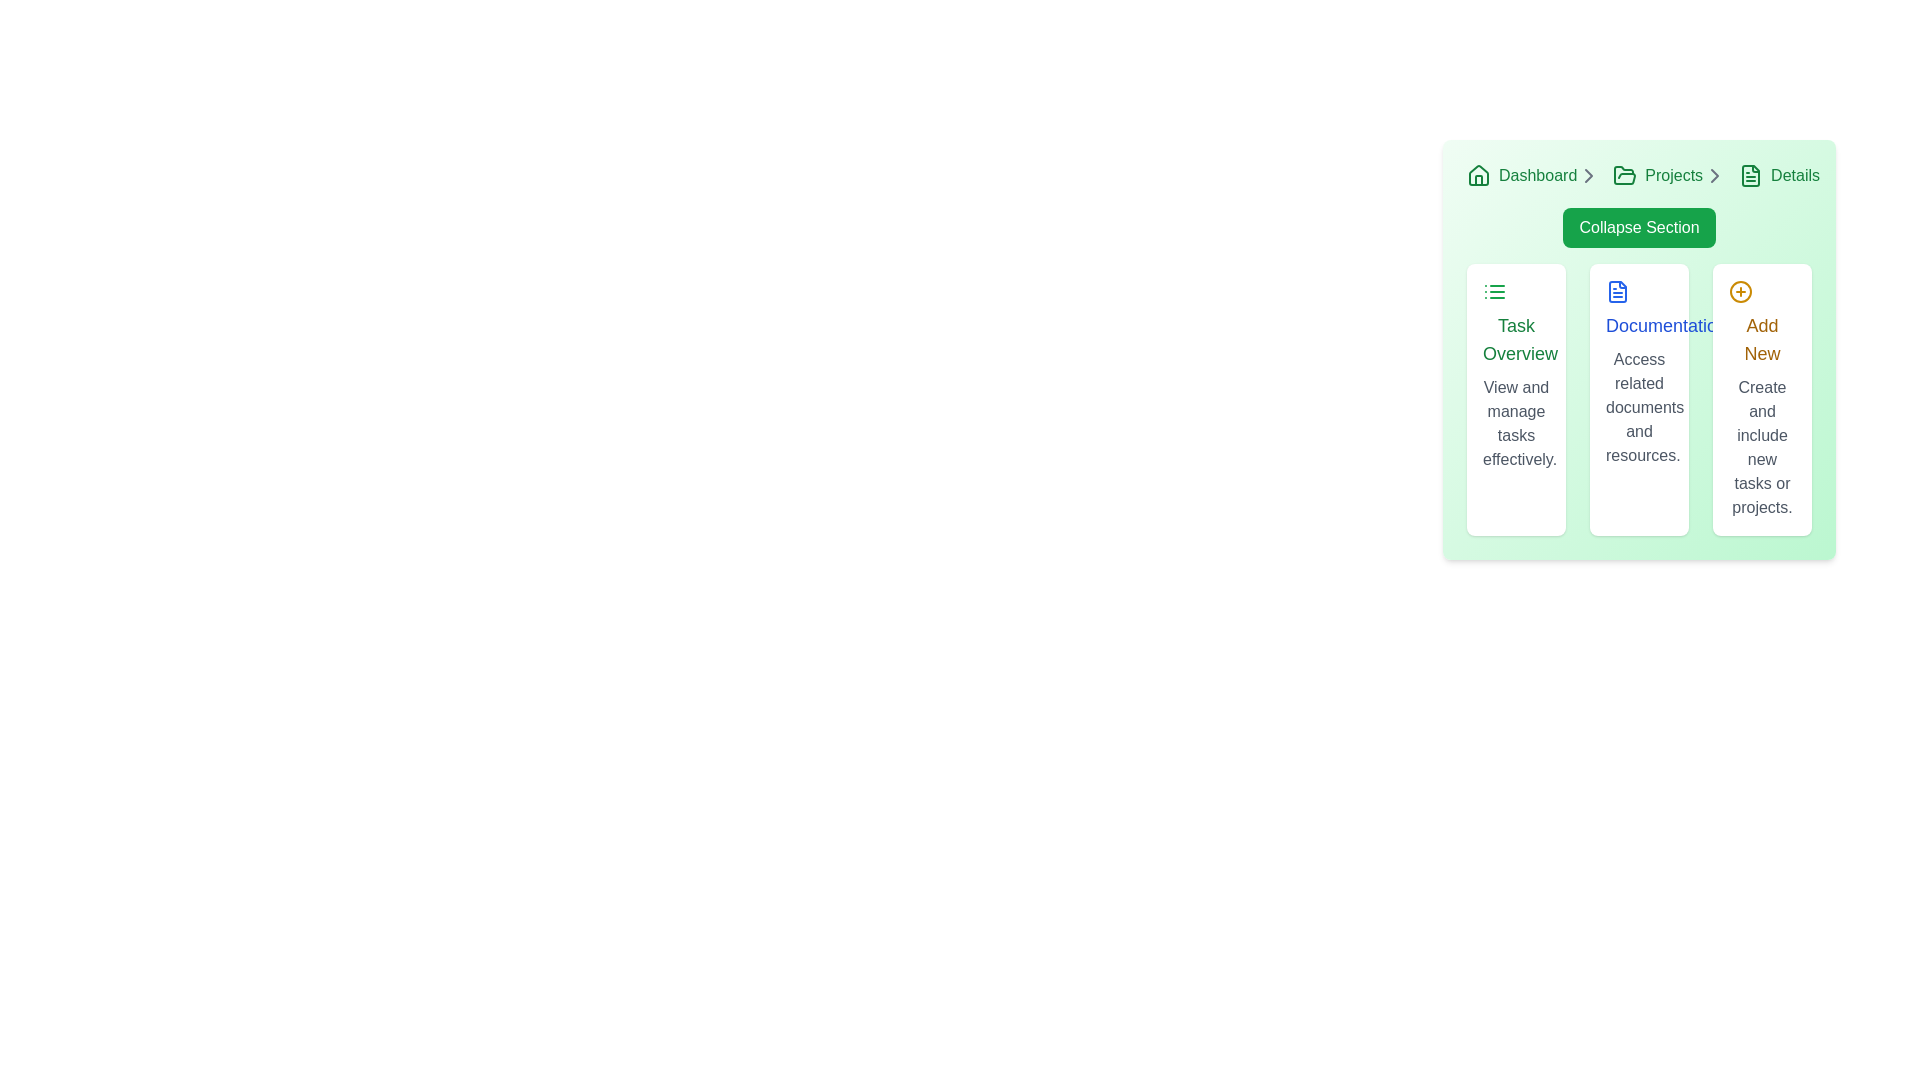 Image resolution: width=1920 pixels, height=1080 pixels. Describe the element at coordinates (1617, 292) in the screenshot. I see `the blue document icon located in the top-left corner of the 'Documentation' card, which is the second card in a row of three` at that location.